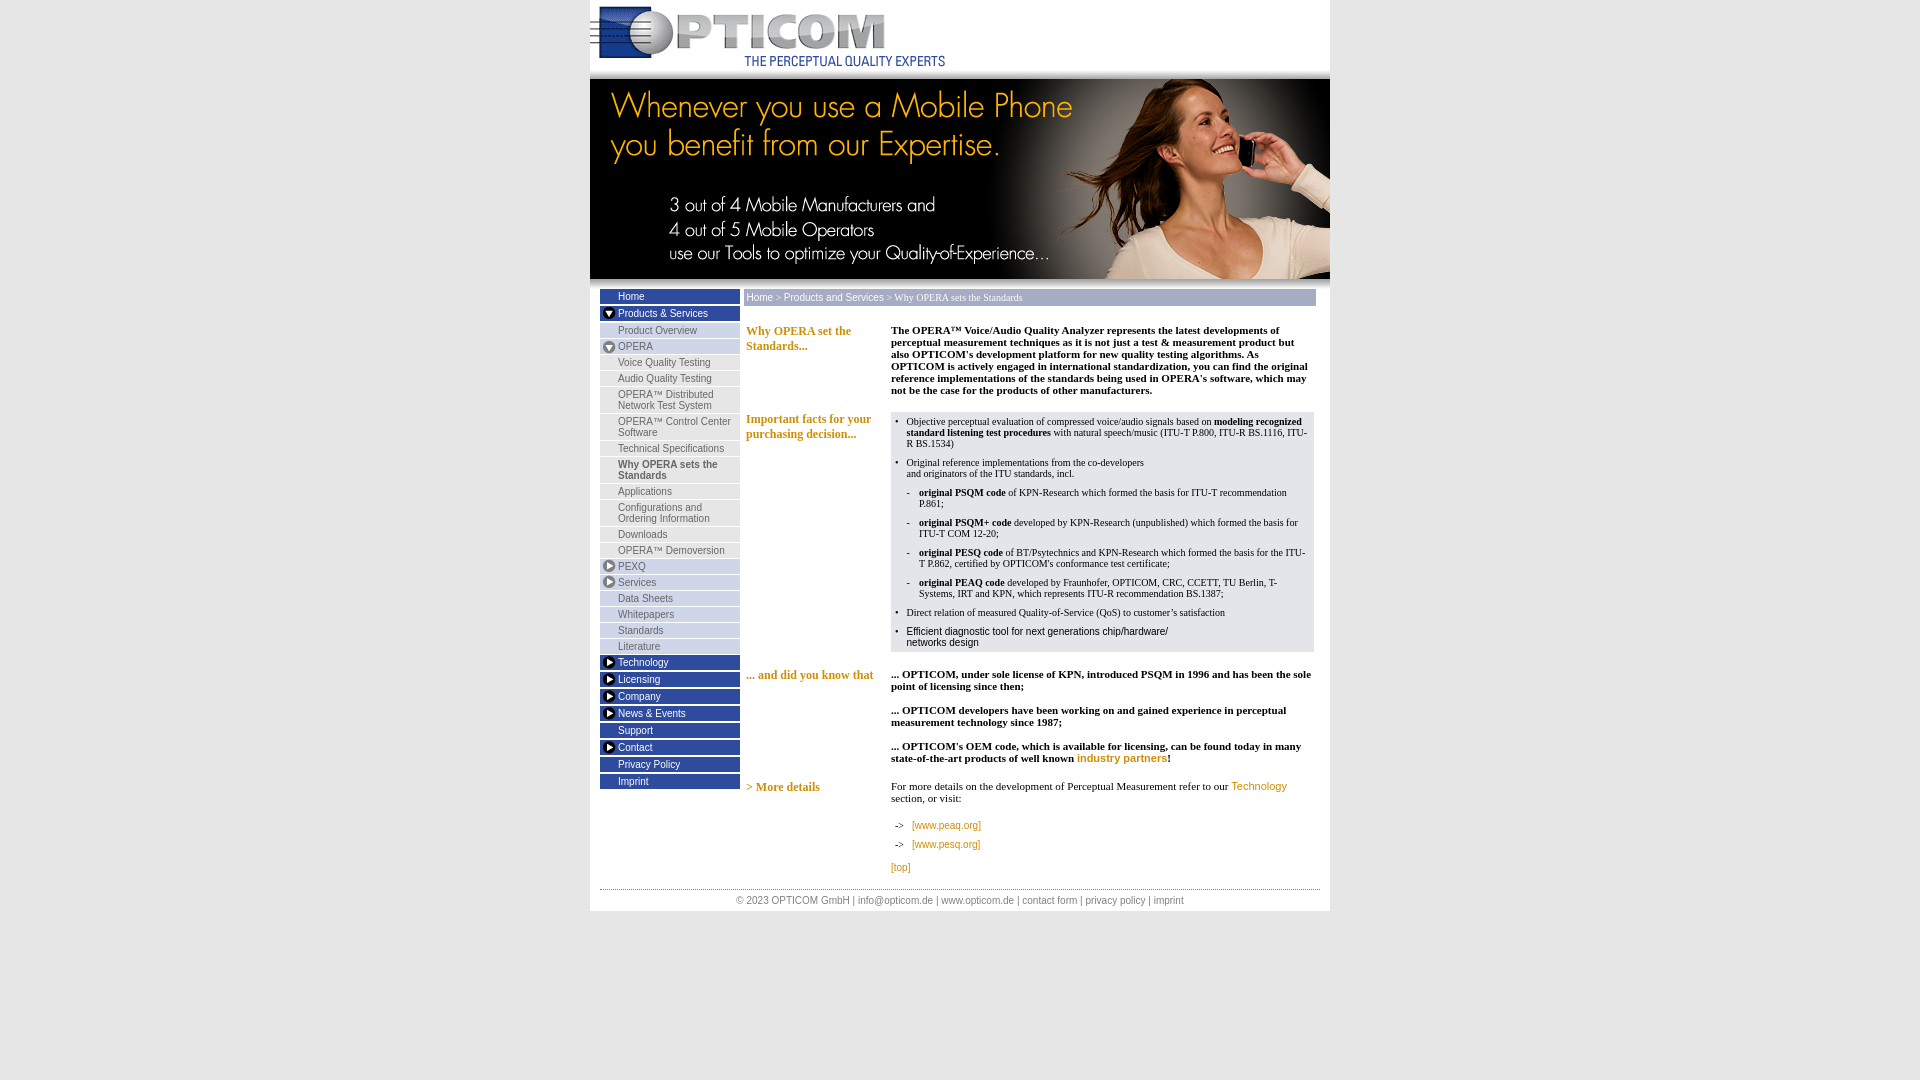 This screenshot has height=1080, width=1920. What do you see at coordinates (633, 747) in the screenshot?
I see `'Contact'` at bounding box center [633, 747].